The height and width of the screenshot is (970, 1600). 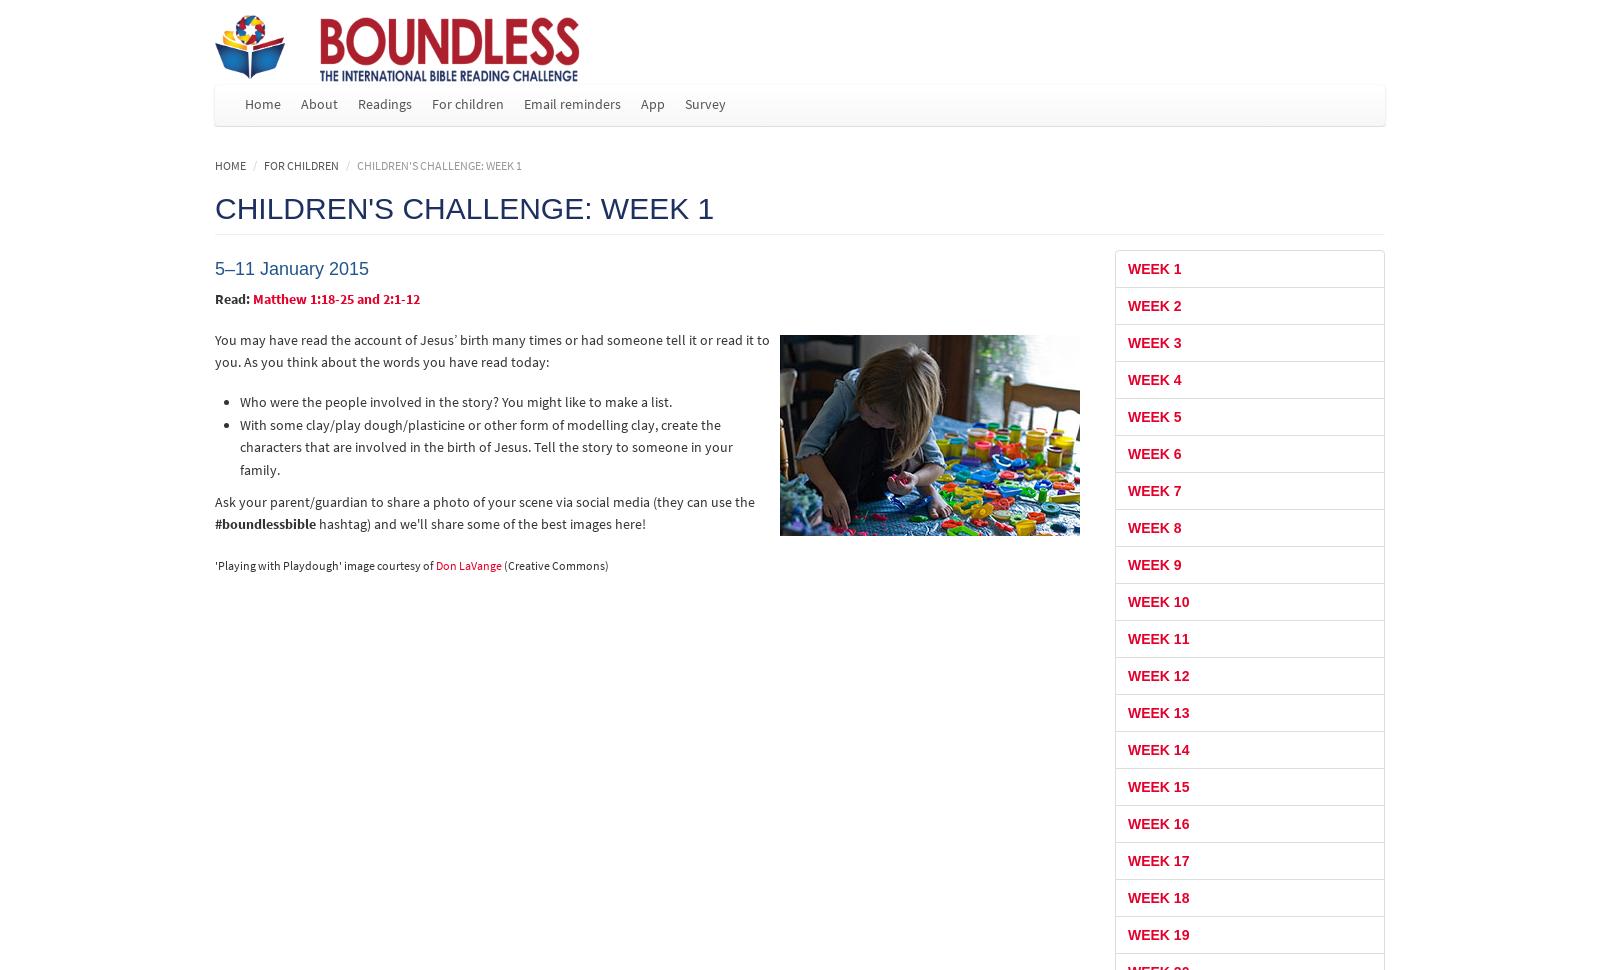 I want to click on 'Week 4', so click(x=1153, y=377).